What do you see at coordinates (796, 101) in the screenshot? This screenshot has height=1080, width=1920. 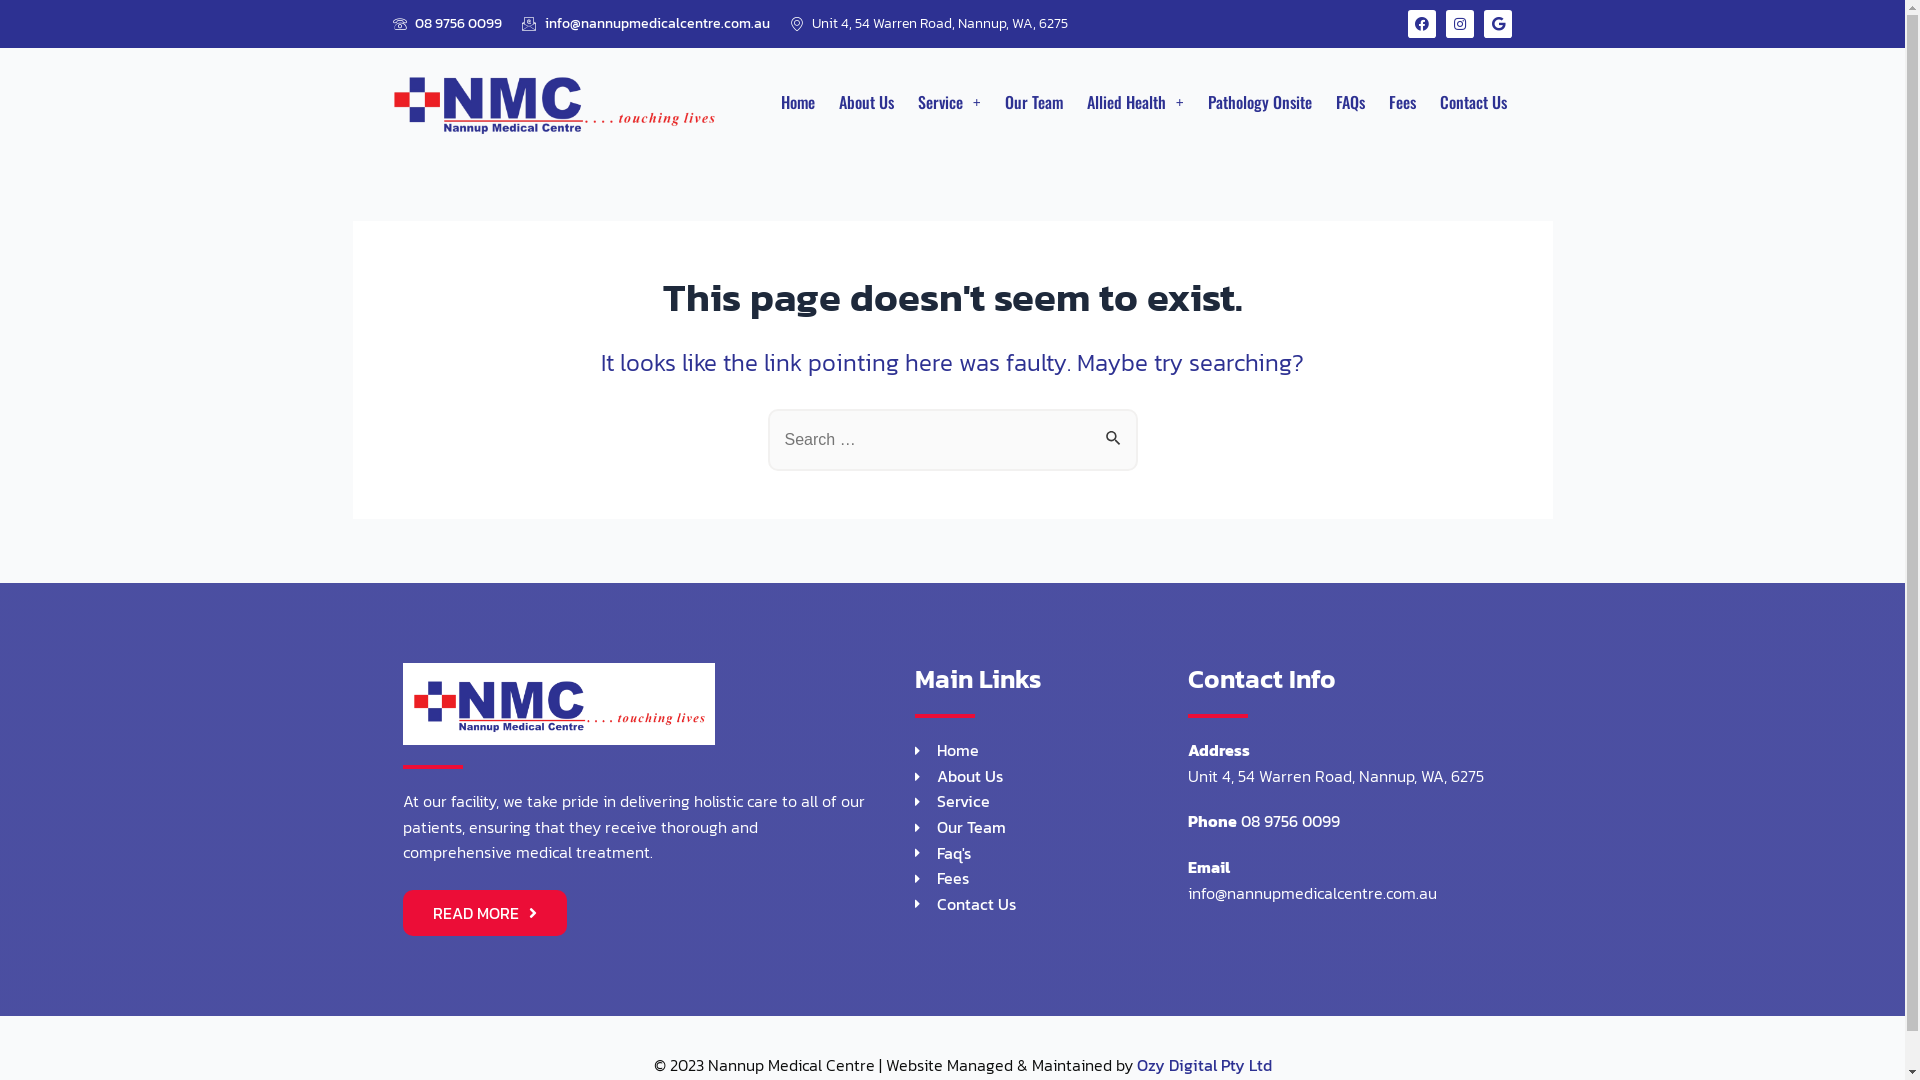 I see `'Home'` at bounding box center [796, 101].